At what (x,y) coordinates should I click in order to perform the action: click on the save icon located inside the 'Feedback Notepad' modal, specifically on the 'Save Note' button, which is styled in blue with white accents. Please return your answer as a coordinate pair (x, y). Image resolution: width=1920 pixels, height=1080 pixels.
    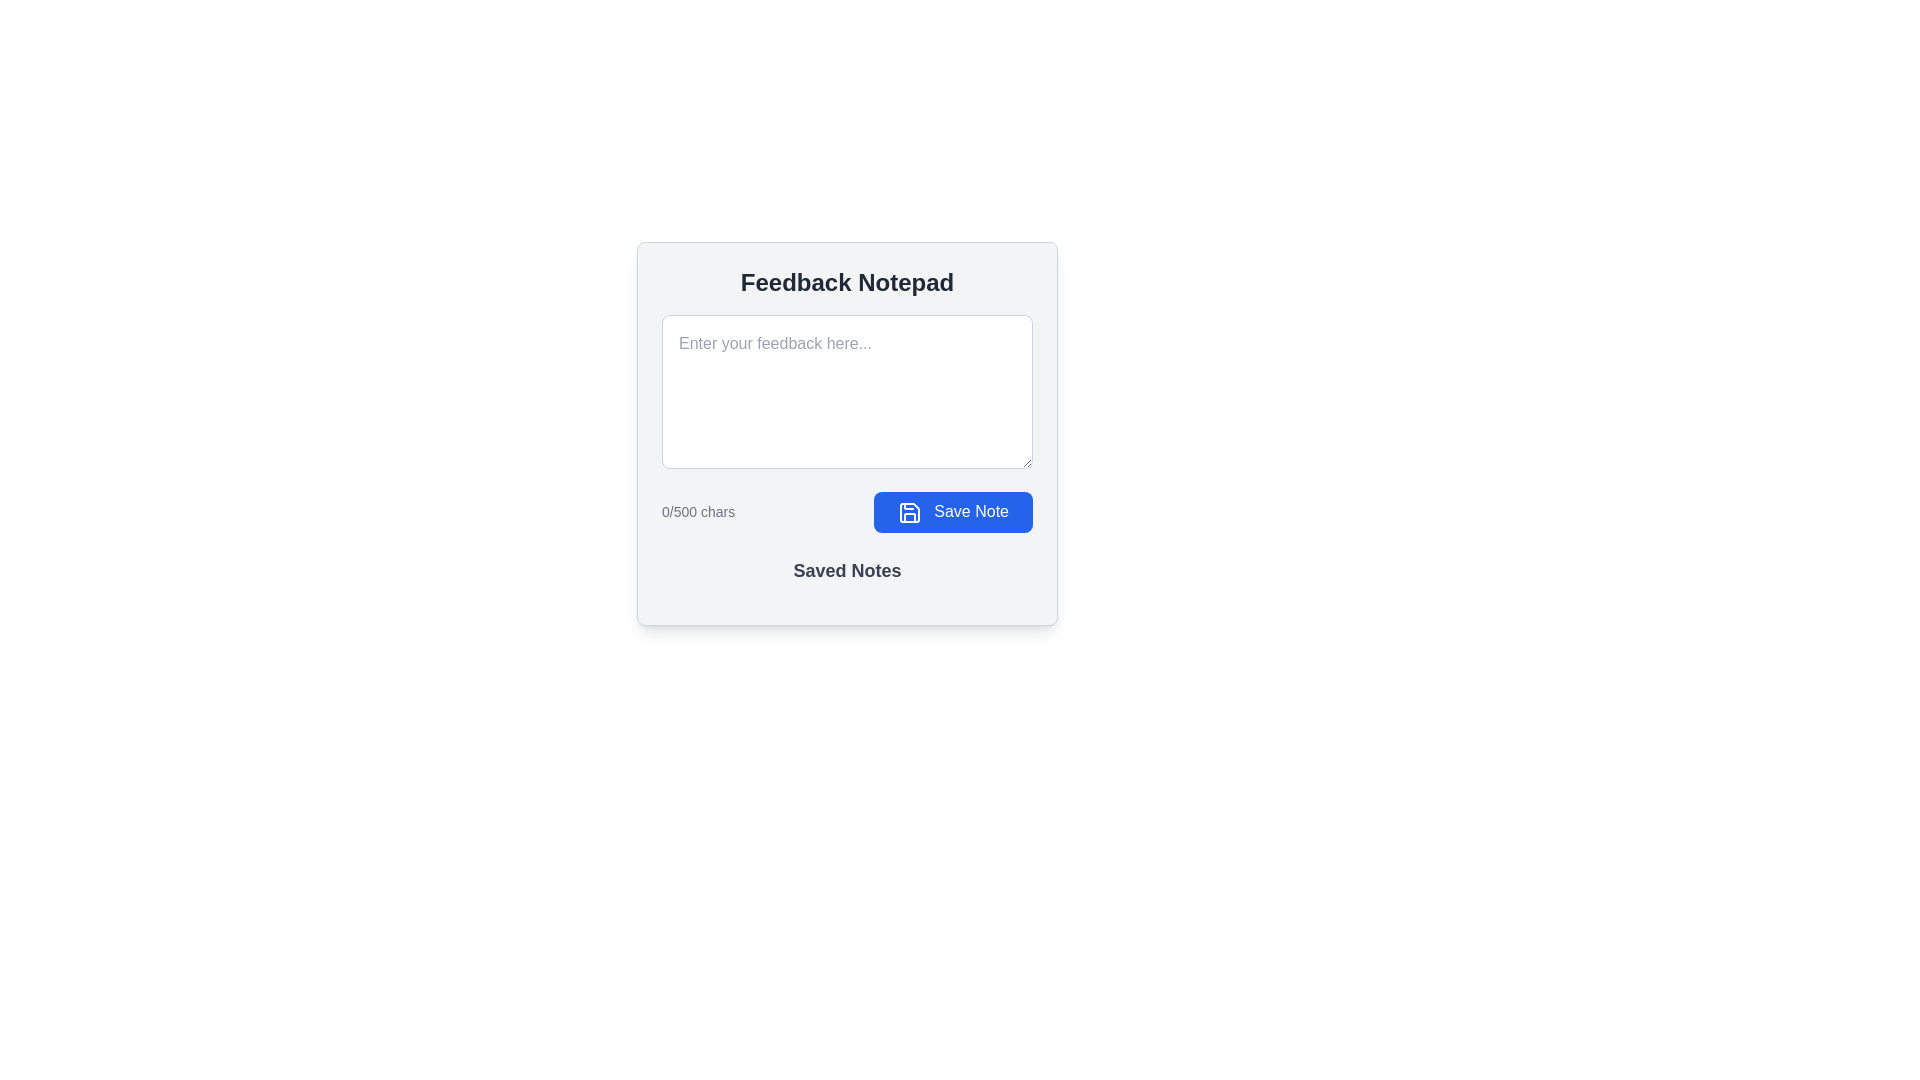
    Looking at the image, I should click on (908, 511).